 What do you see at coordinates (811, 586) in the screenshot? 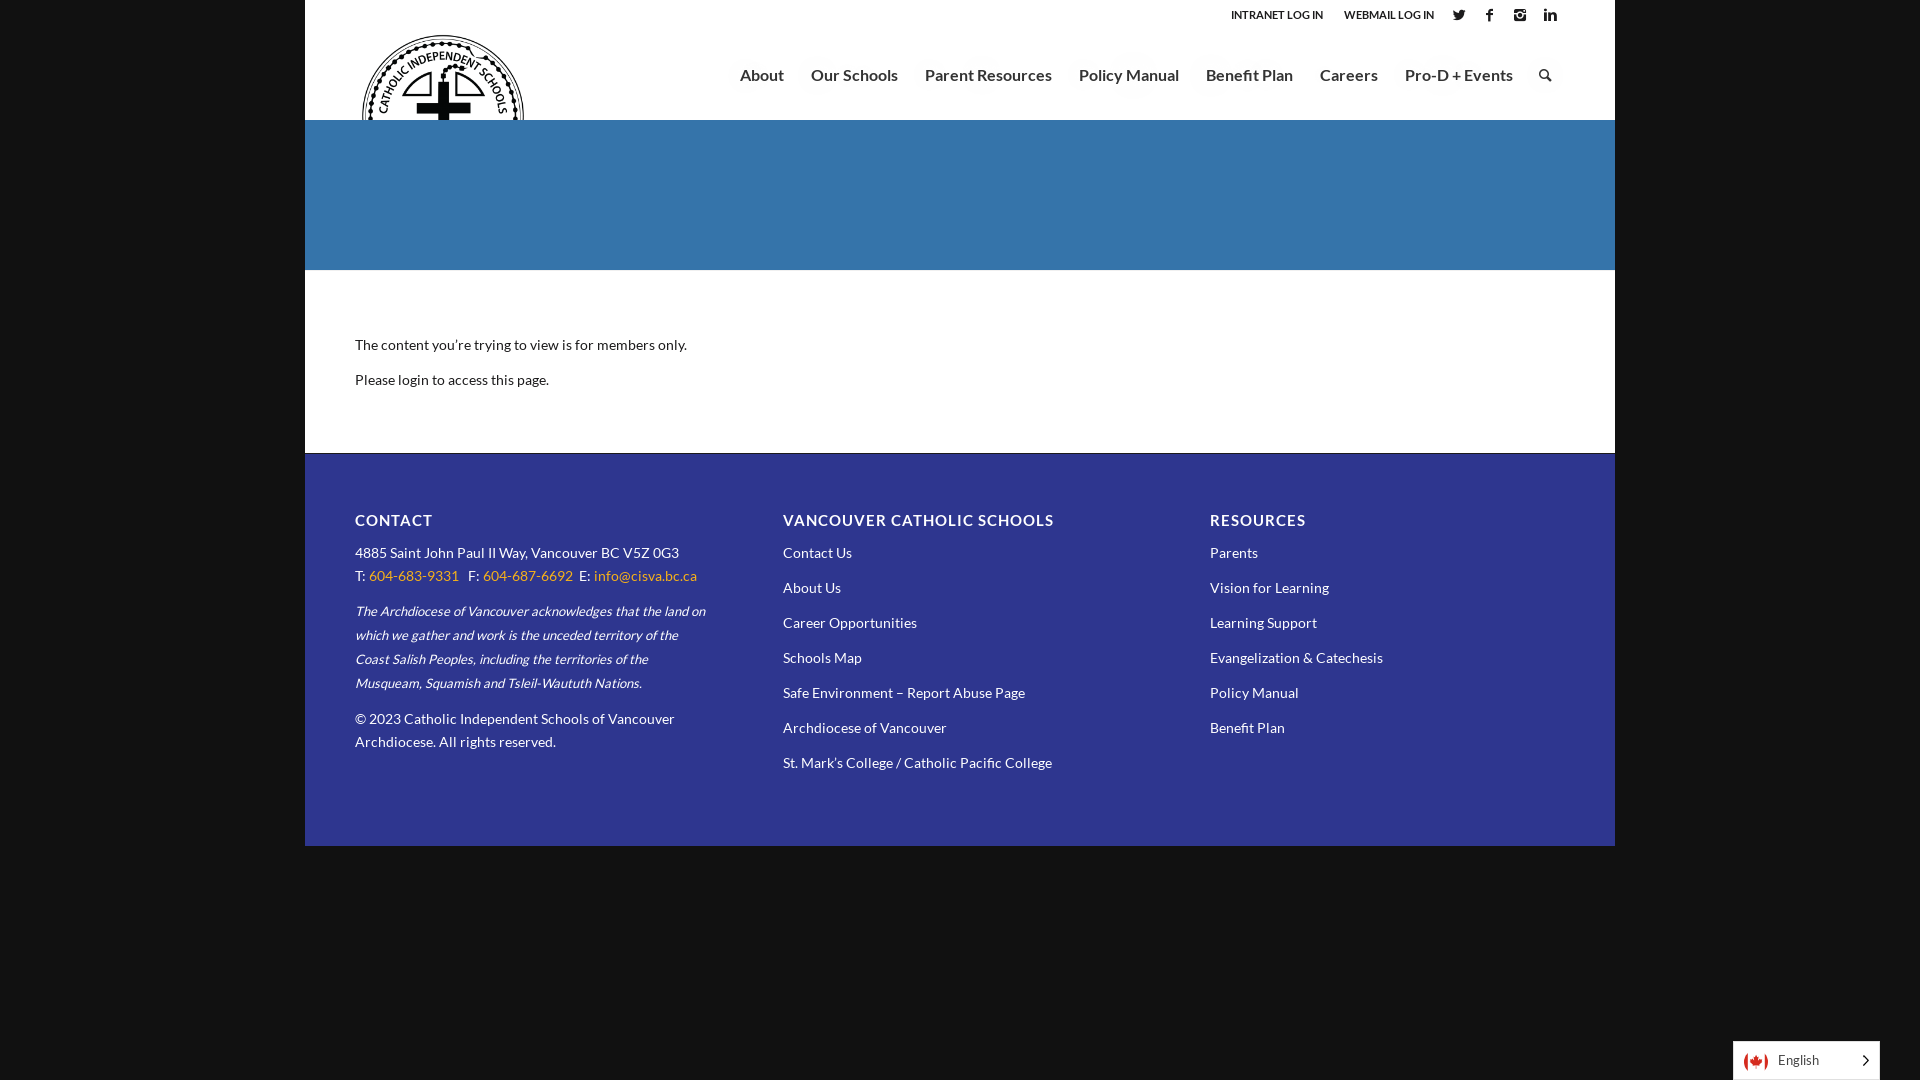
I see `'About Us'` at bounding box center [811, 586].